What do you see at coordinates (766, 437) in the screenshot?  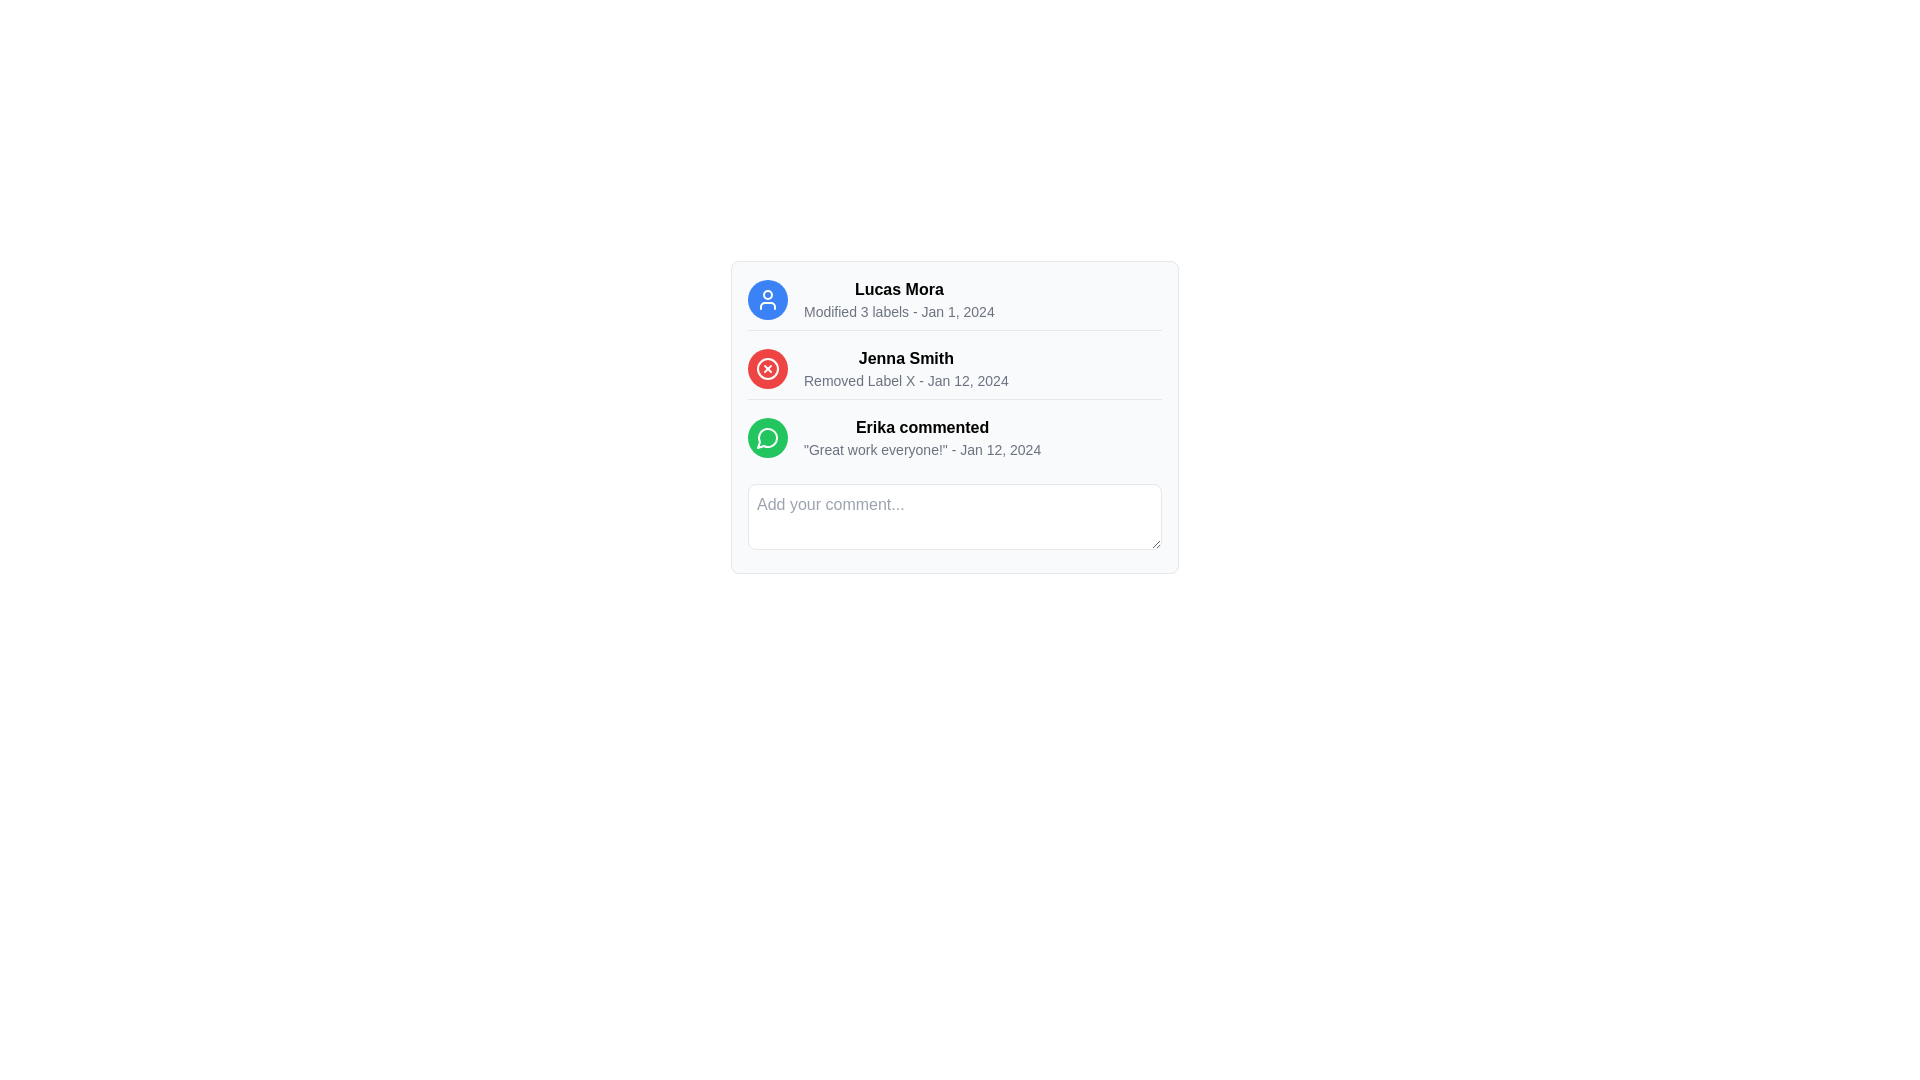 I see `the speech bubble icon that is part of the comment section, located to the left of the text 'Erika commented'` at bounding box center [766, 437].